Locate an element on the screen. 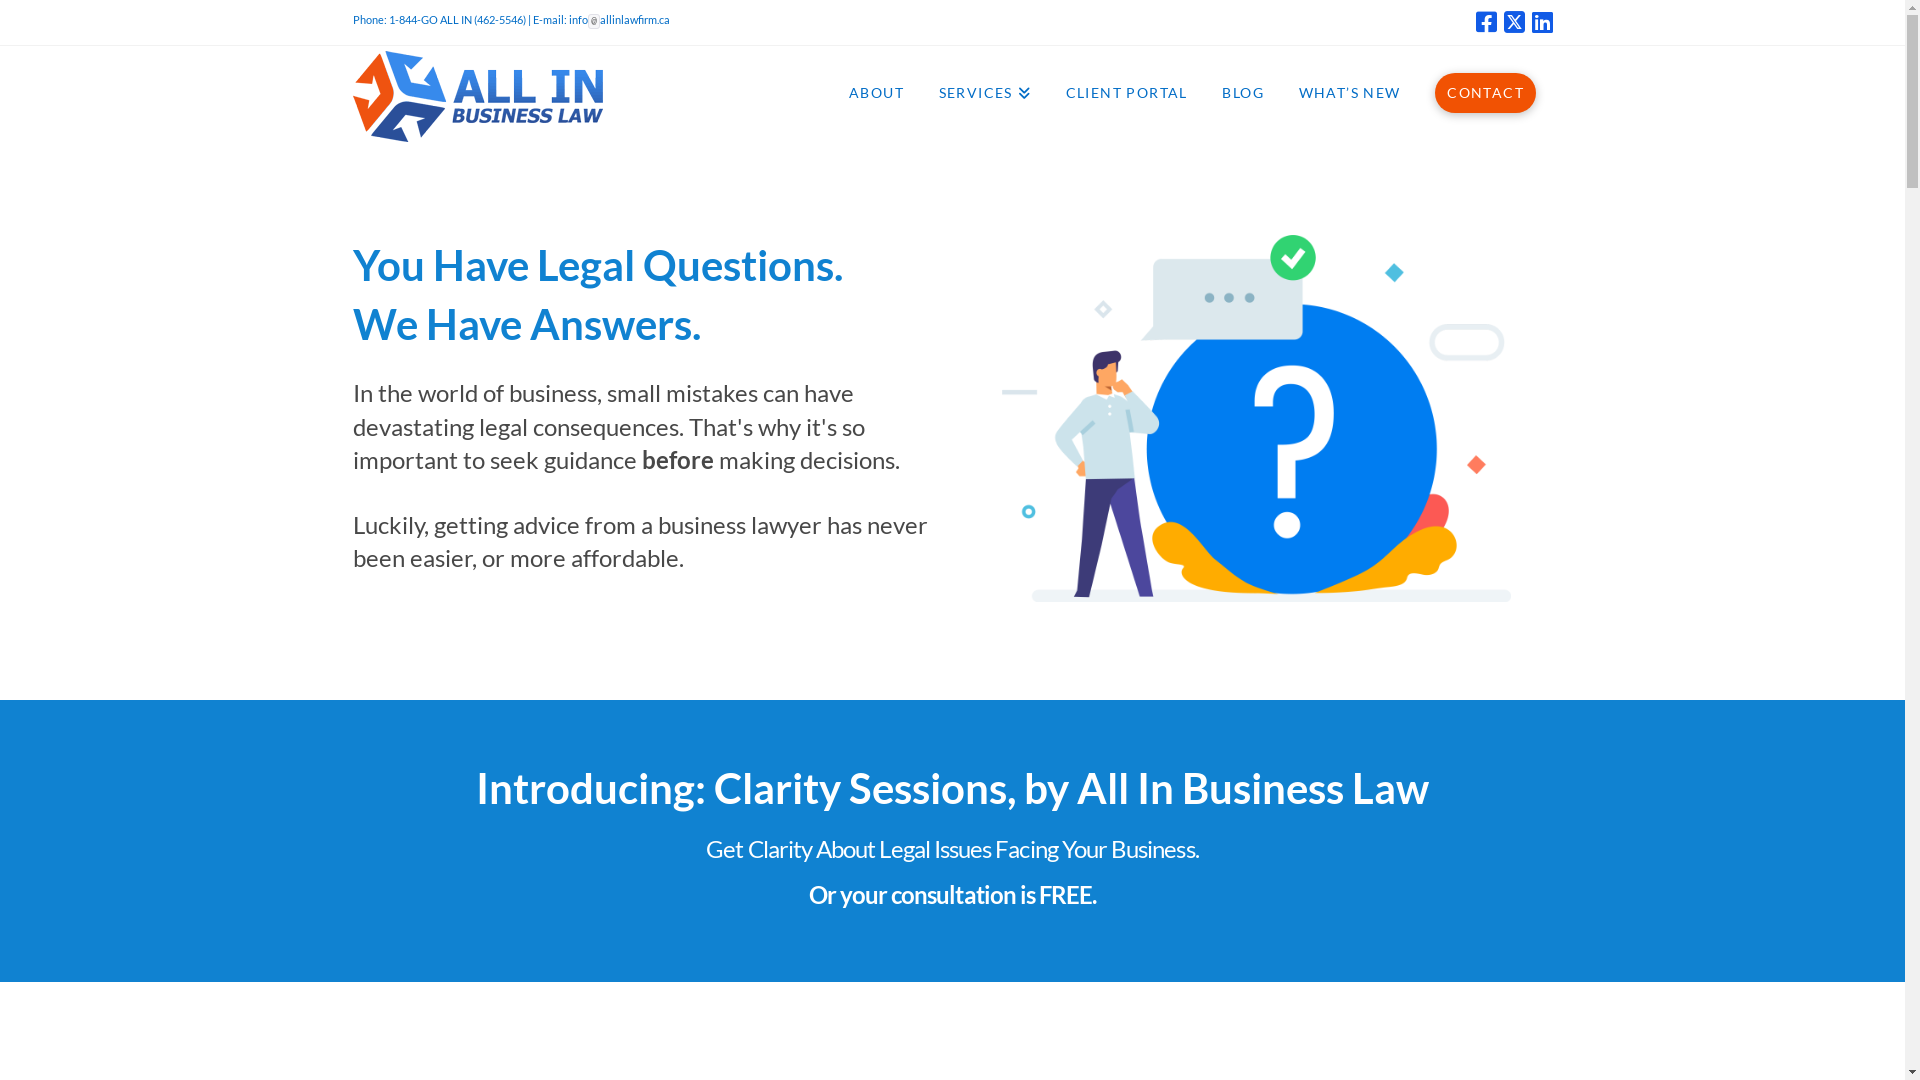 This screenshot has height=1080, width=1920. 'CLIENT PORTAL' is located at coordinates (1126, 91).